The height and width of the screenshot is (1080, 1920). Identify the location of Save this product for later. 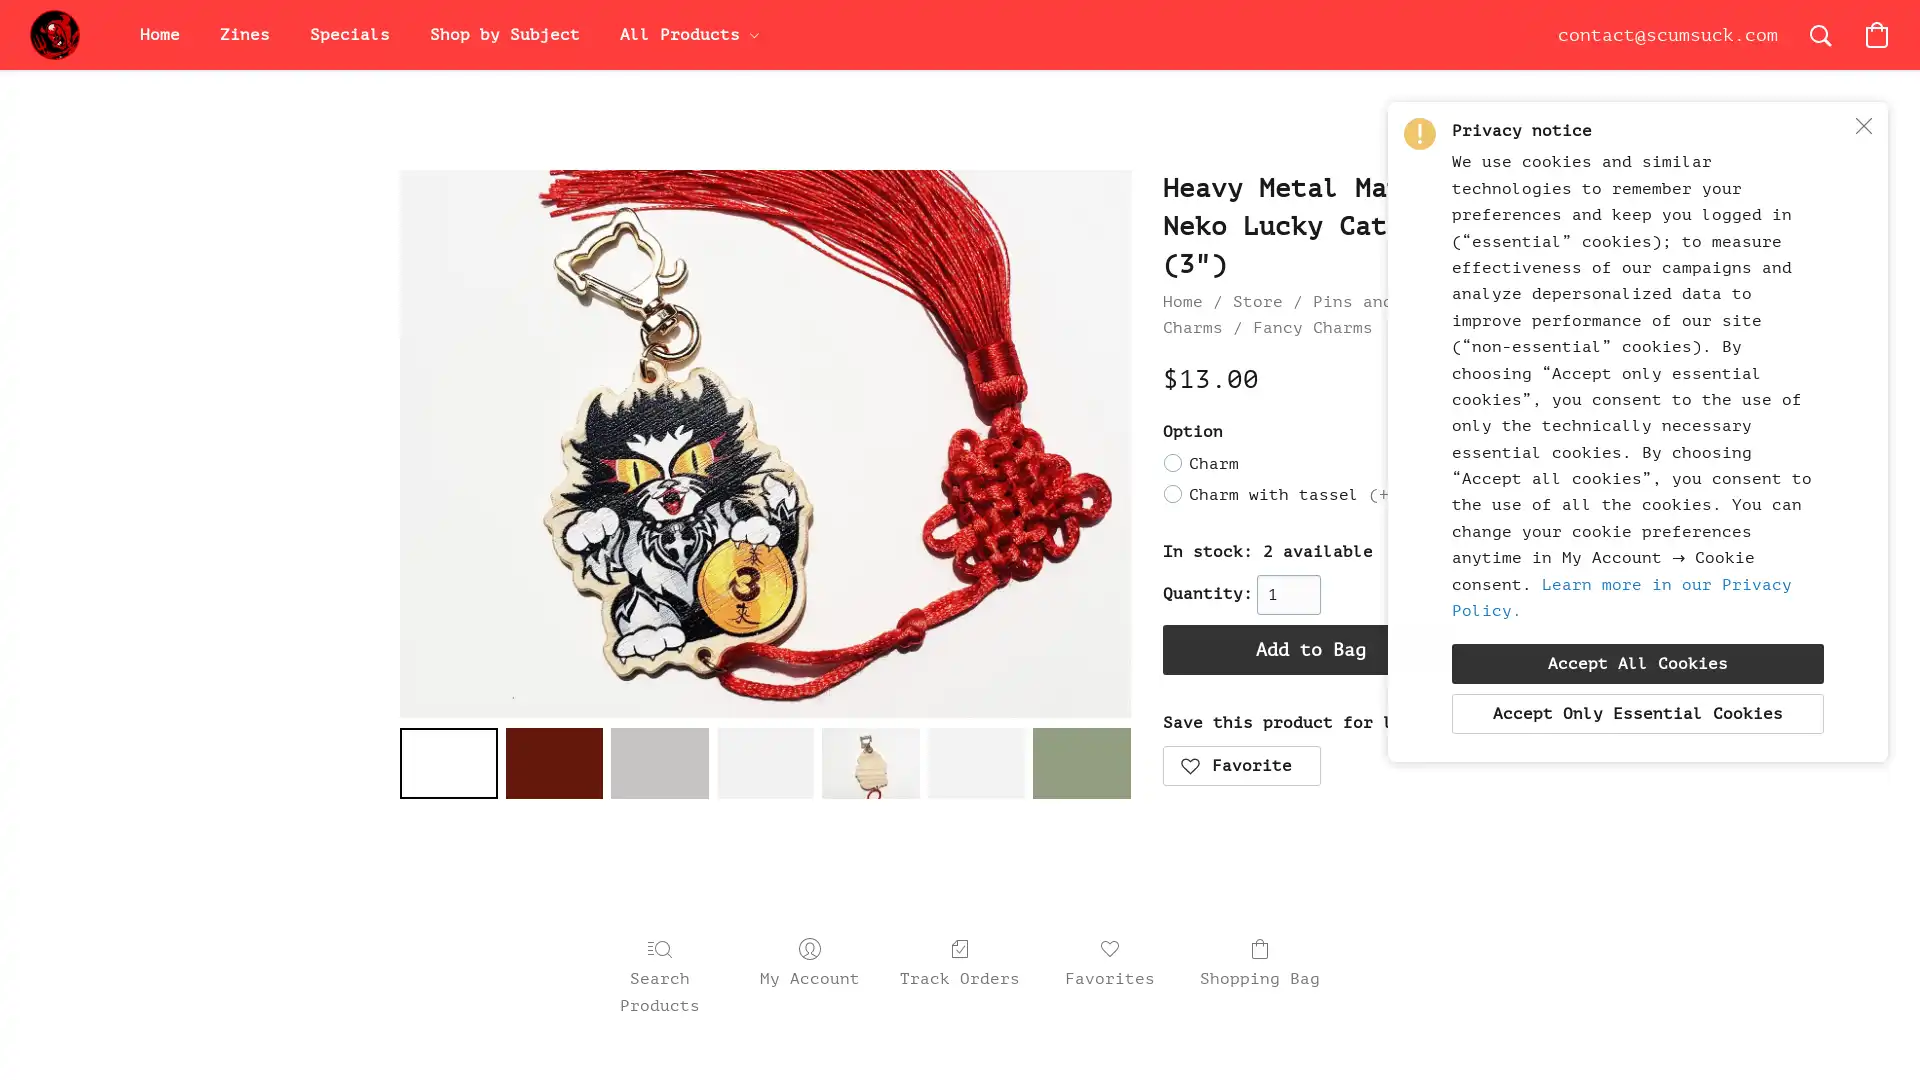
(1240, 765).